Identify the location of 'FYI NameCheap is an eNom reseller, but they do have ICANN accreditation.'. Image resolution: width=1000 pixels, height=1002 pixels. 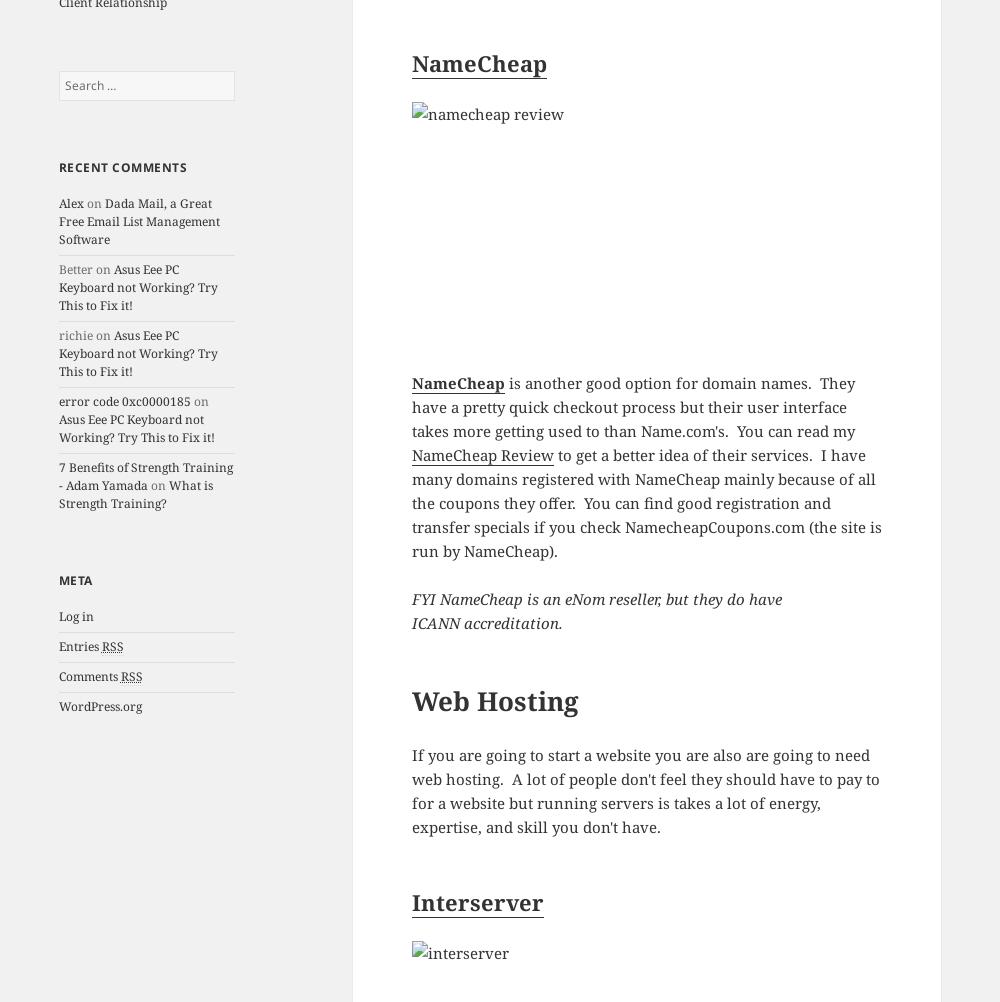
(595, 609).